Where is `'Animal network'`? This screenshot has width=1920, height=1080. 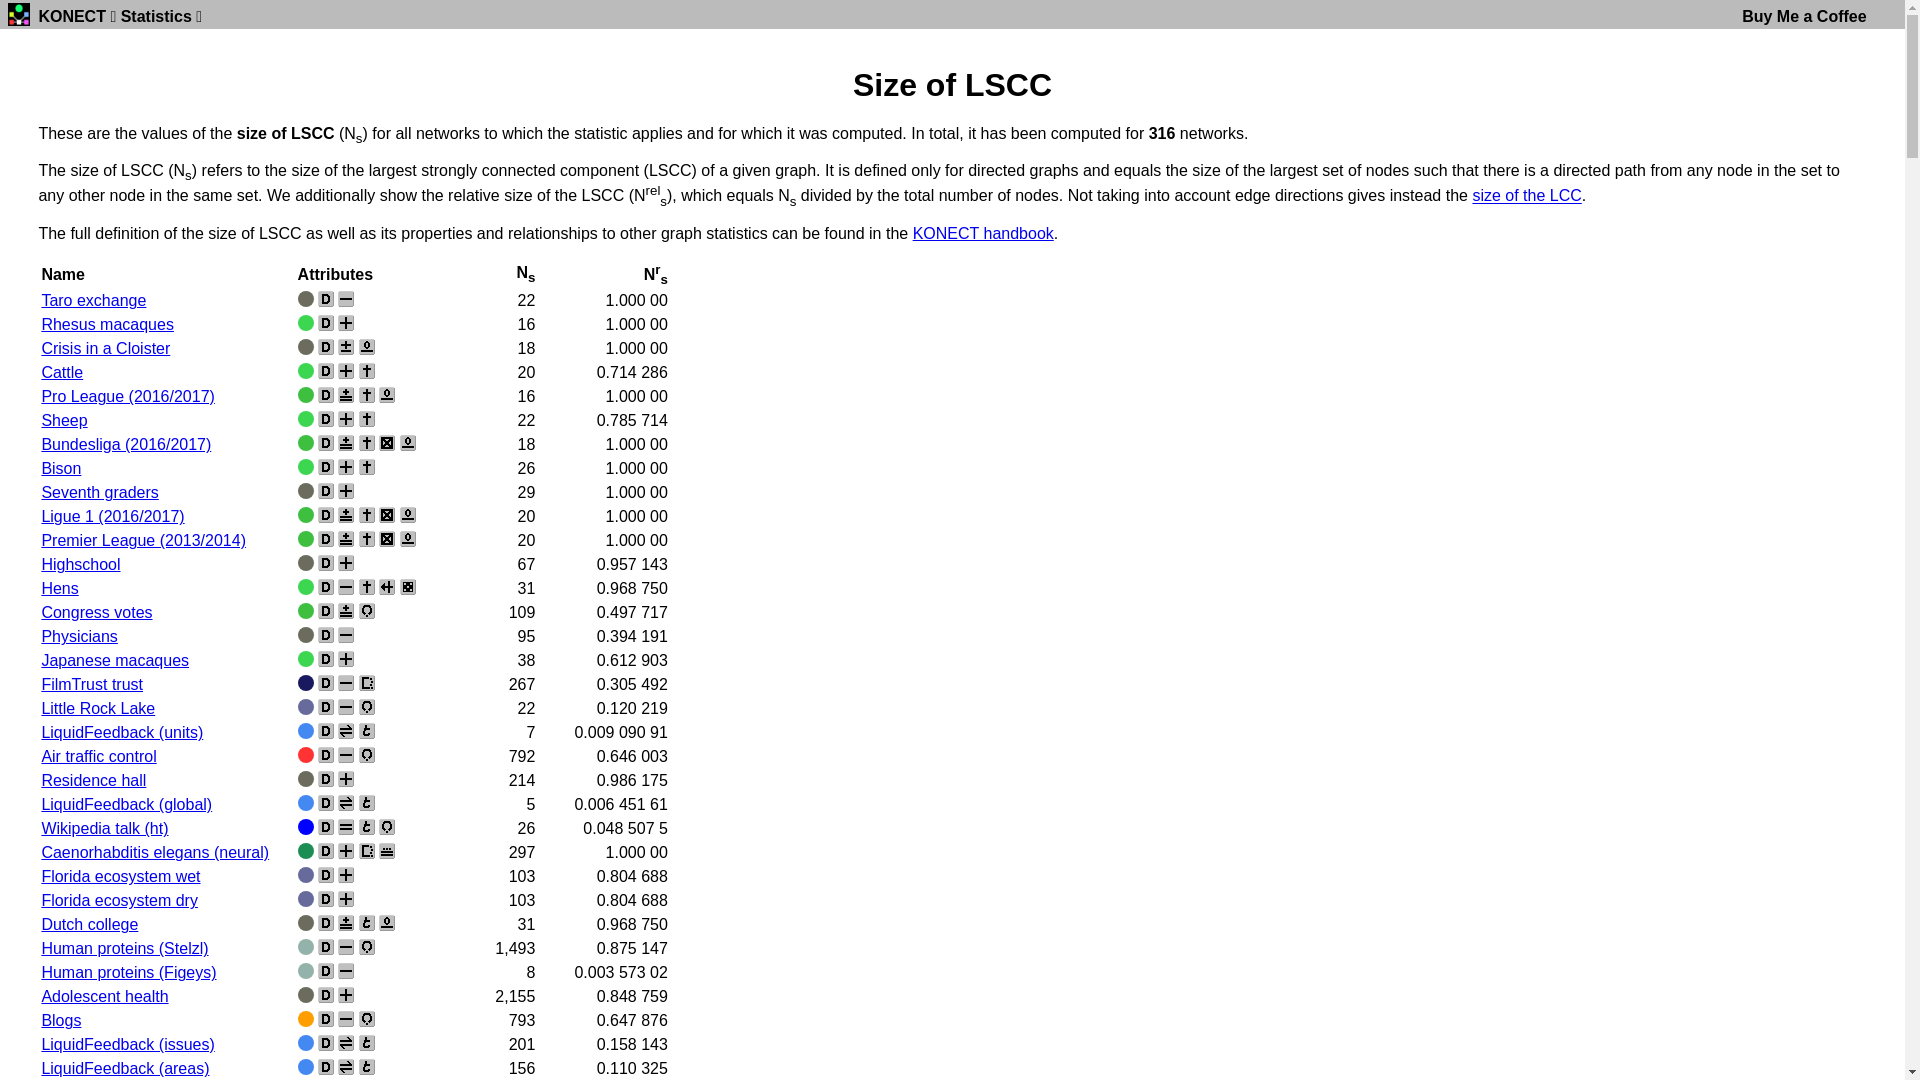 'Animal network' is located at coordinates (305, 585).